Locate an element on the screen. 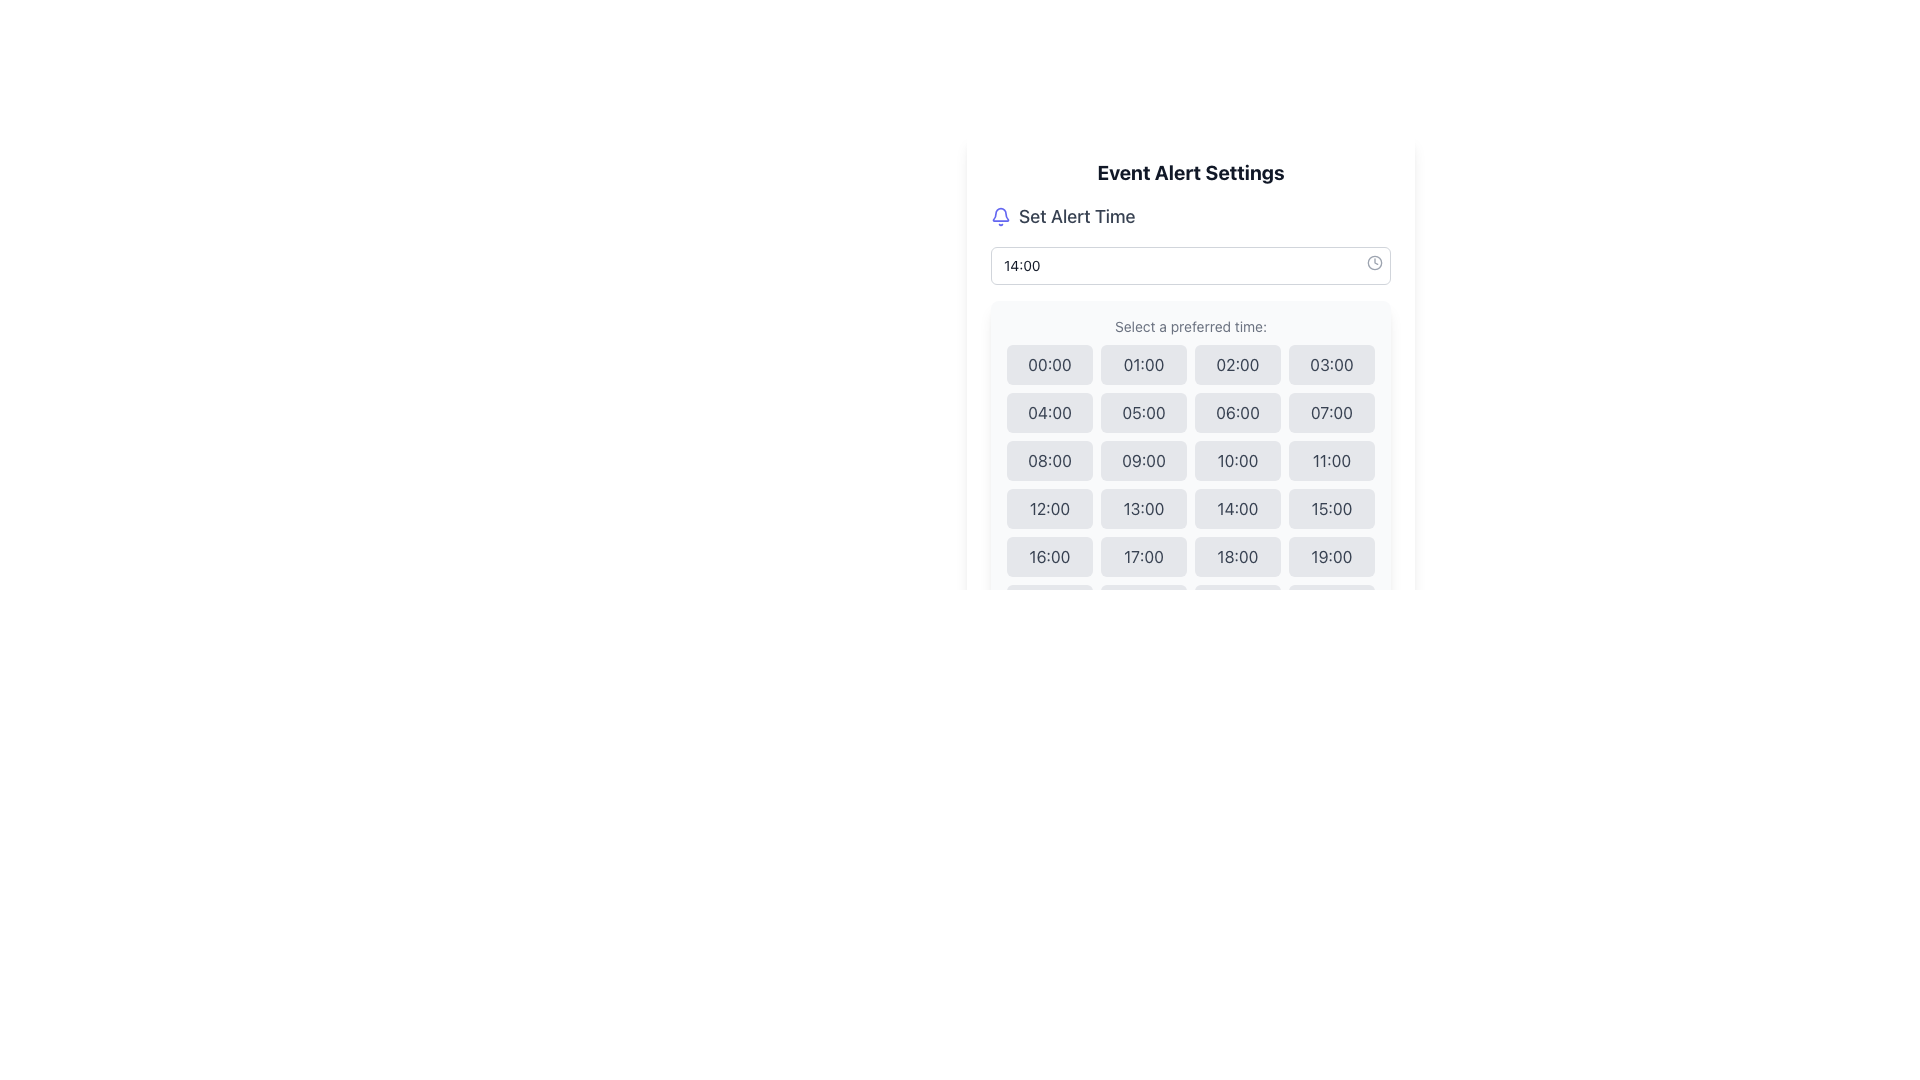 Image resolution: width=1920 pixels, height=1080 pixels. the primary circular SVG clock element located beside the time input box labeled with the current selected time is located at coordinates (1373, 261).